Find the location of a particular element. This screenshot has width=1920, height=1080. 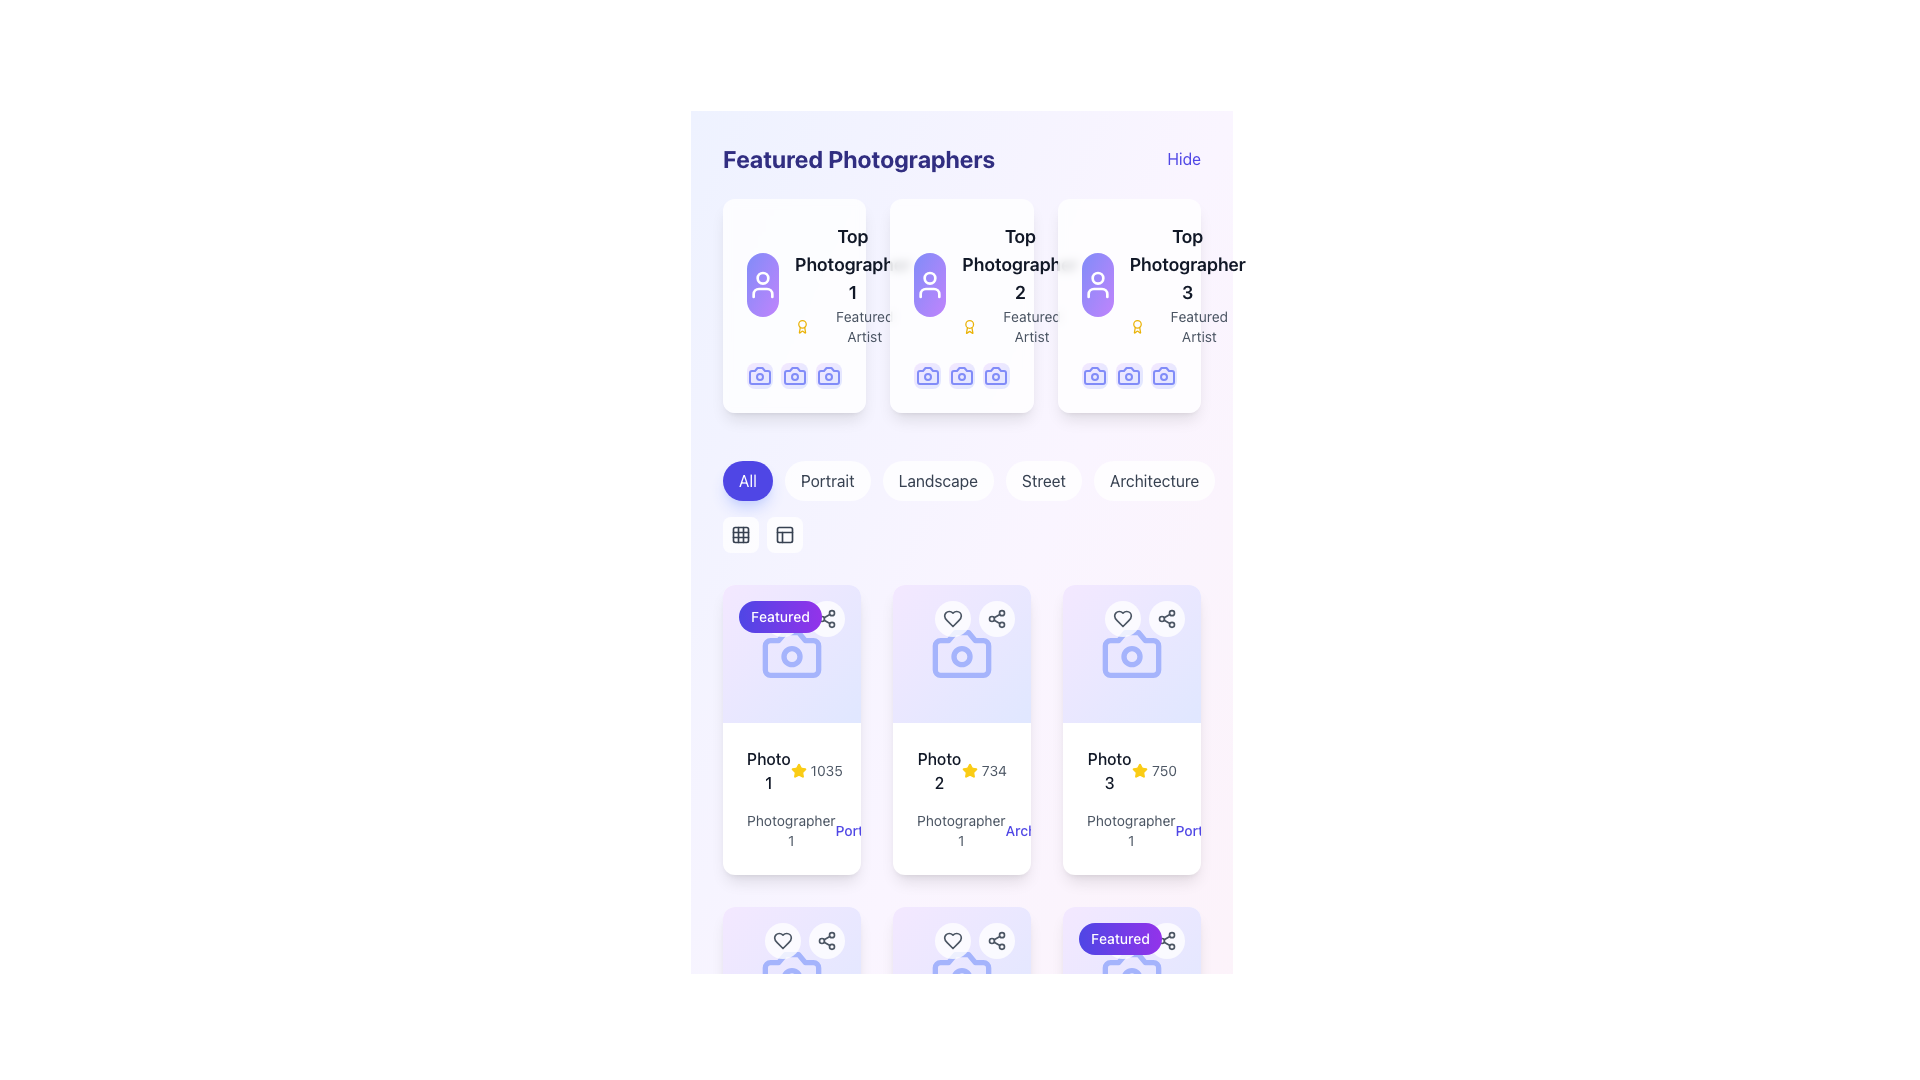

the text label 'Photographer 1' which is styled in gray color and is located inside the card labeled 'Photo 3' is located at coordinates (1131, 831).